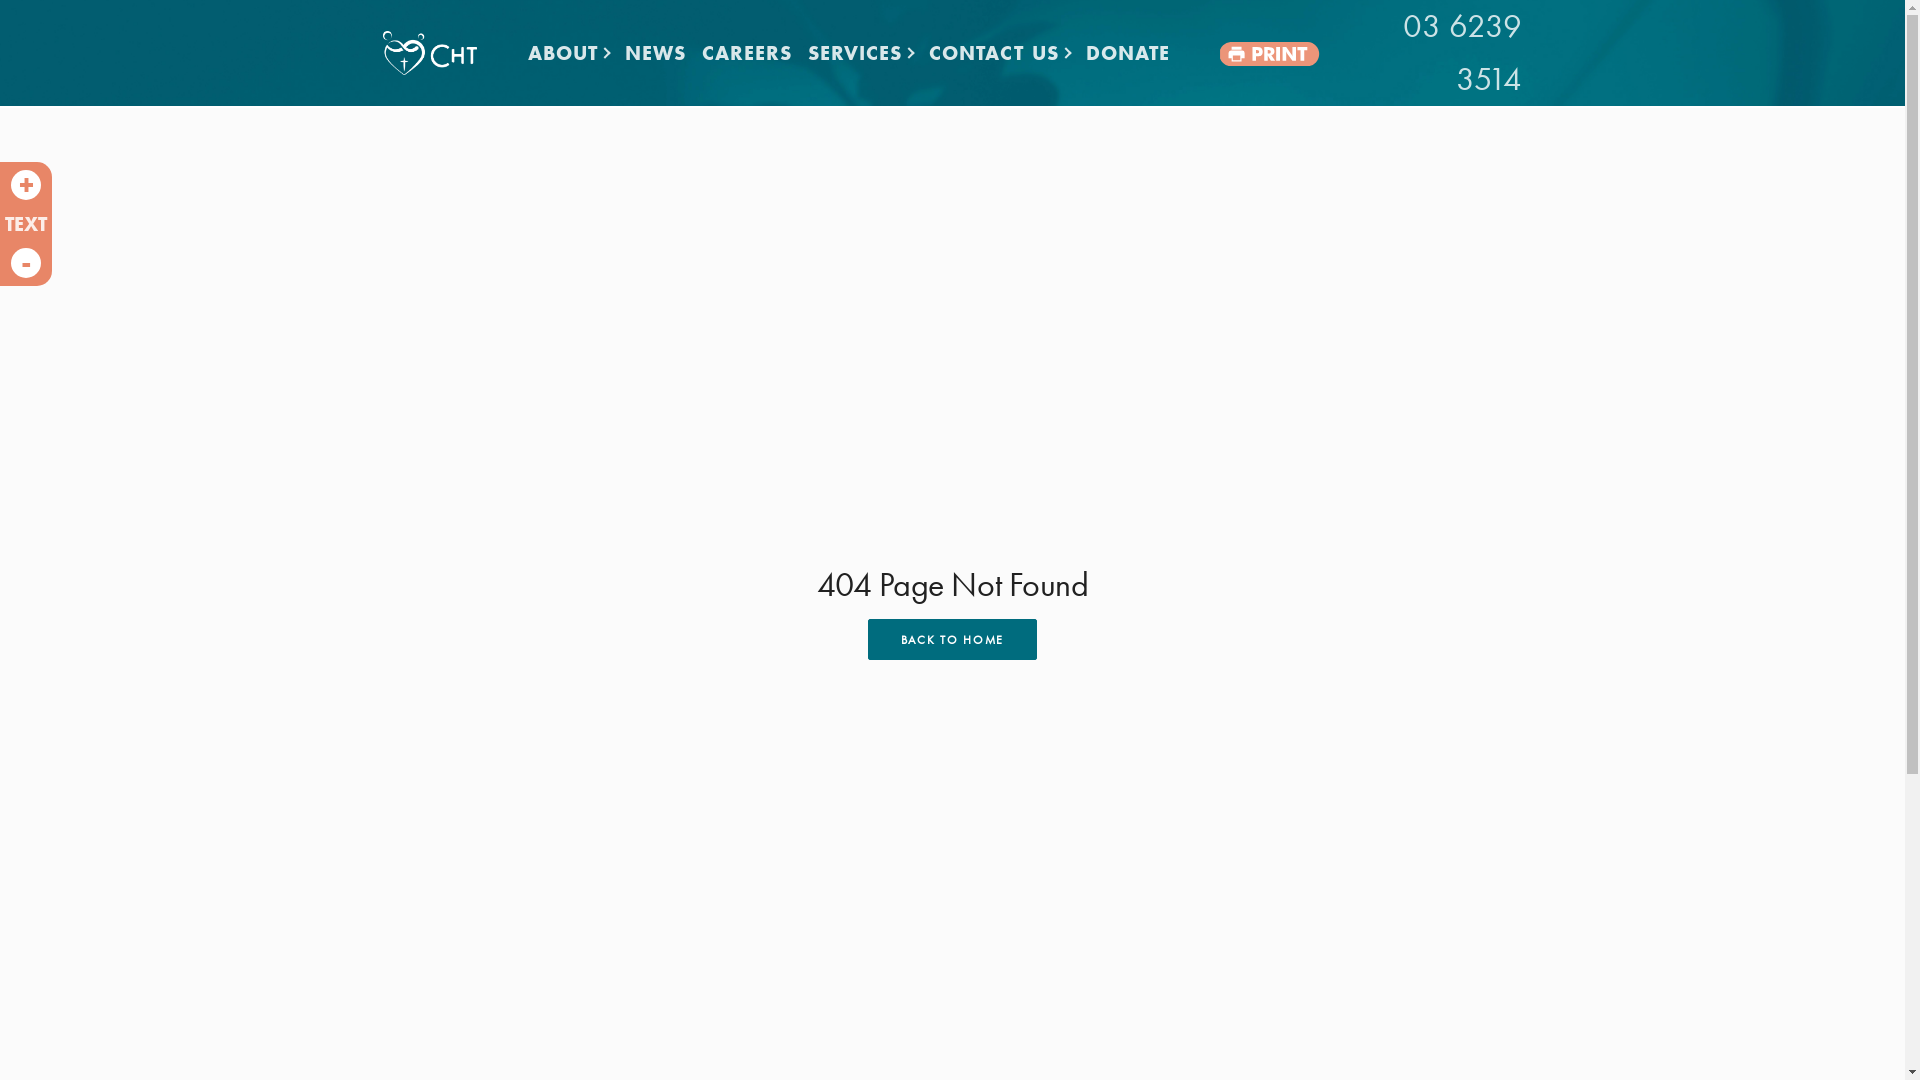 Image resolution: width=1920 pixels, height=1080 pixels. What do you see at coordinates (999, 52) in the screenshot?
I see `'CONTACT US'` at bounding box center [999, 52].